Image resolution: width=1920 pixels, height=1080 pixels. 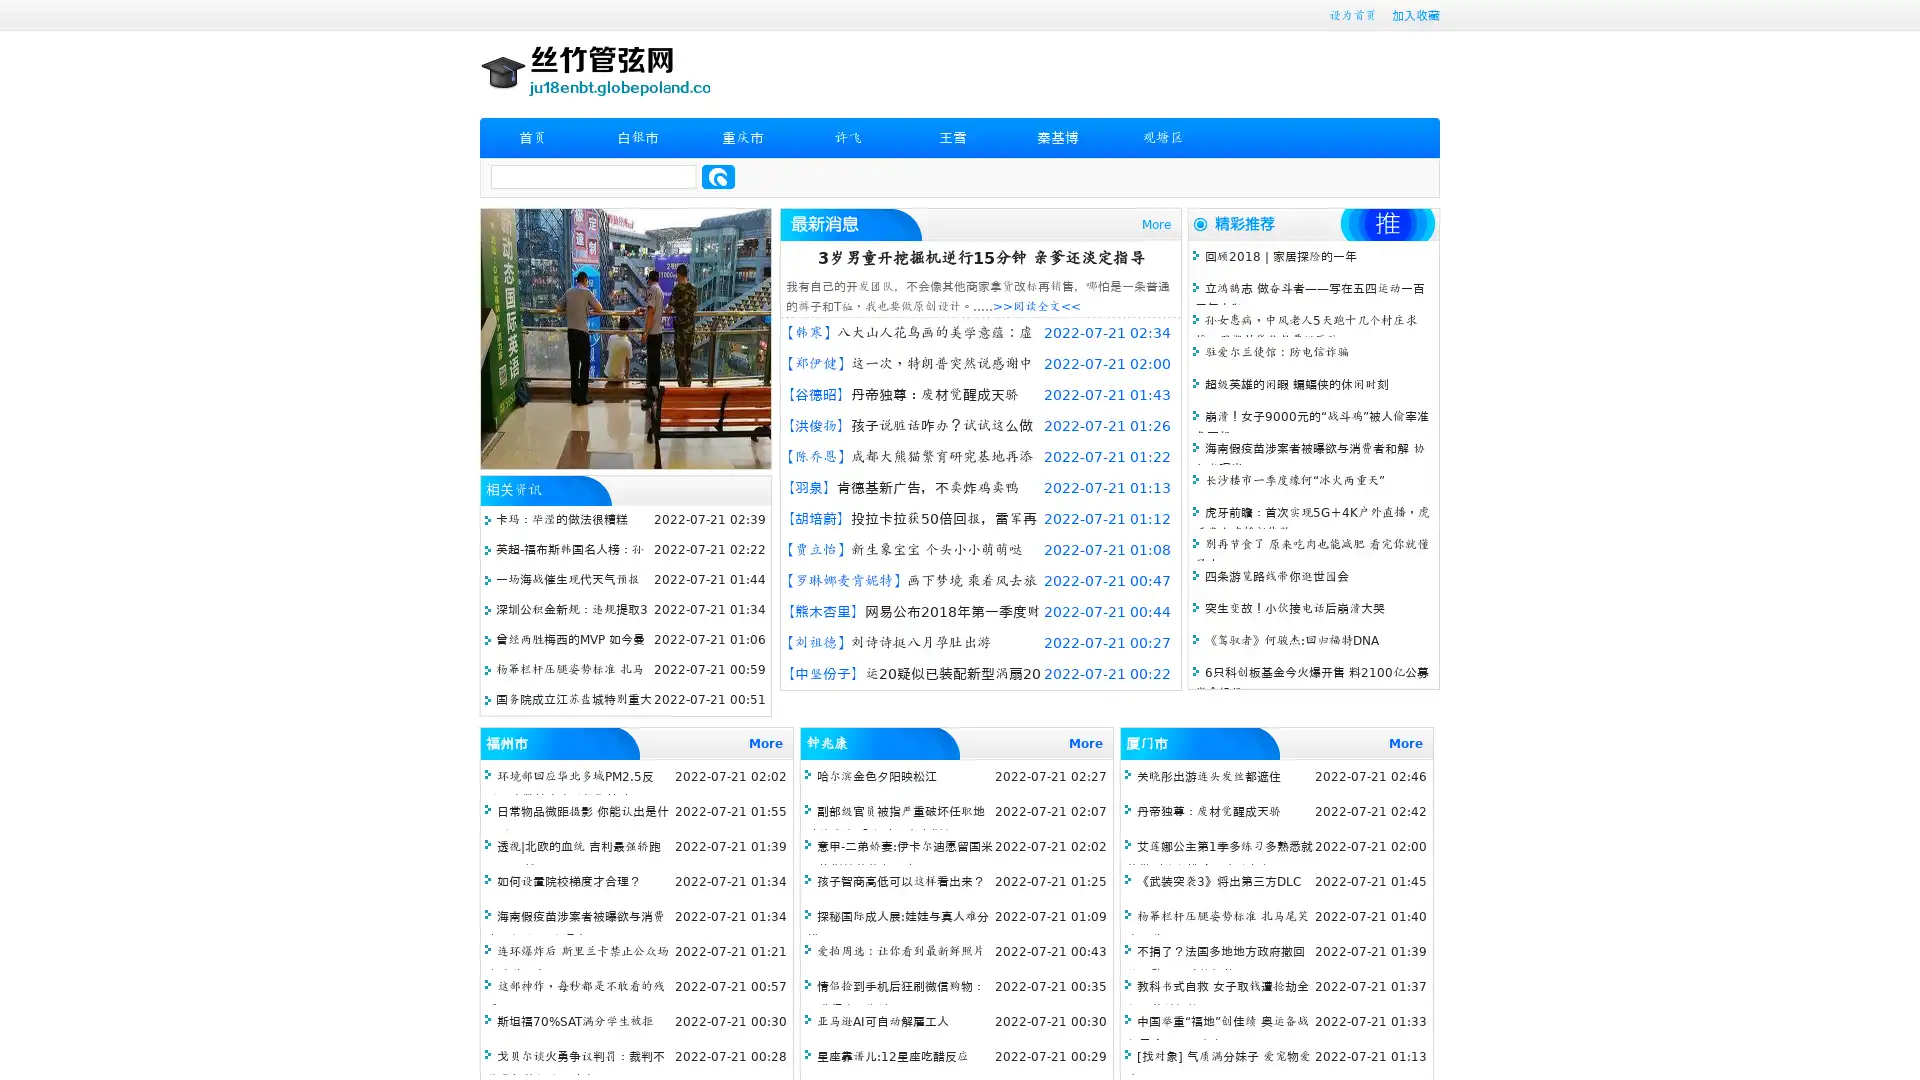 What do you see at coordinates (718, 176) in the screenshot?
I see `Search` at bounding box center [718, 176].